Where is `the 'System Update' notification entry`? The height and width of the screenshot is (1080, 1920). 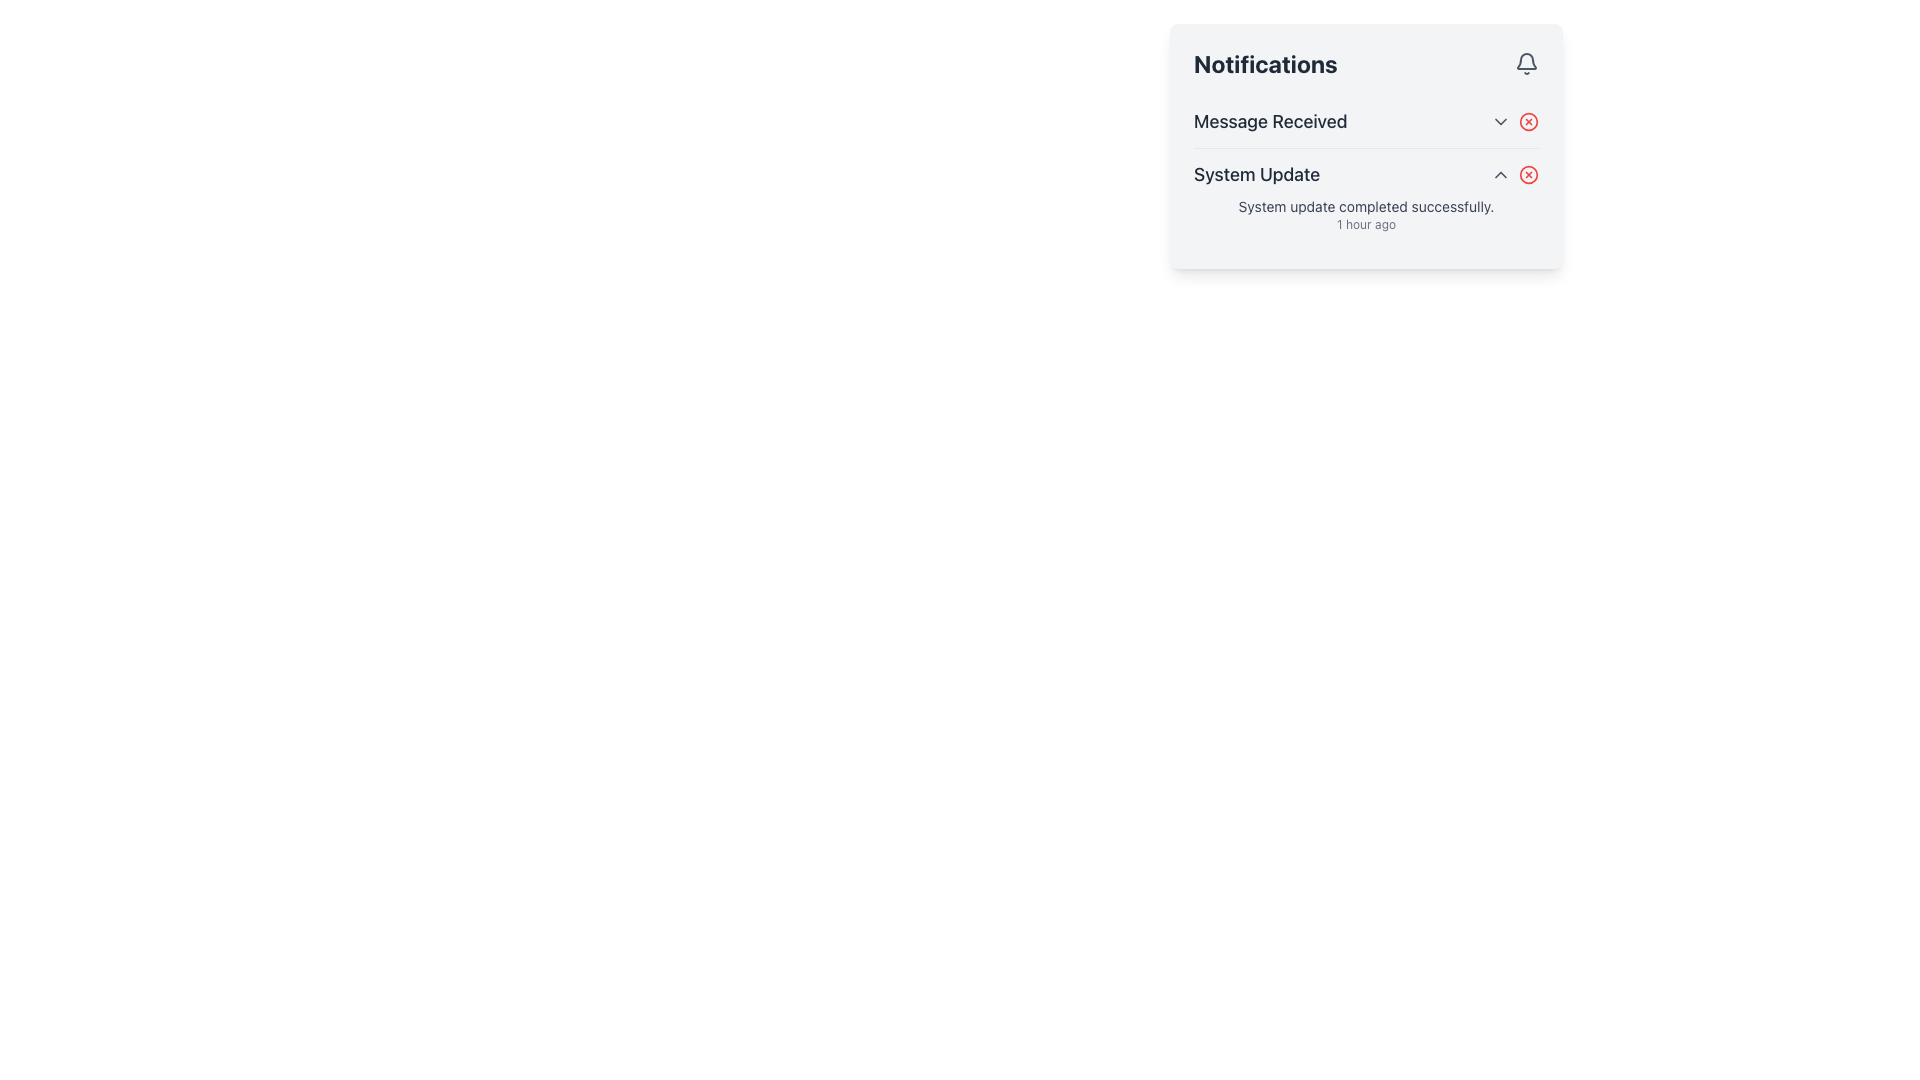 the 'System Update' notification entry is located at coordinates (1365, 169).